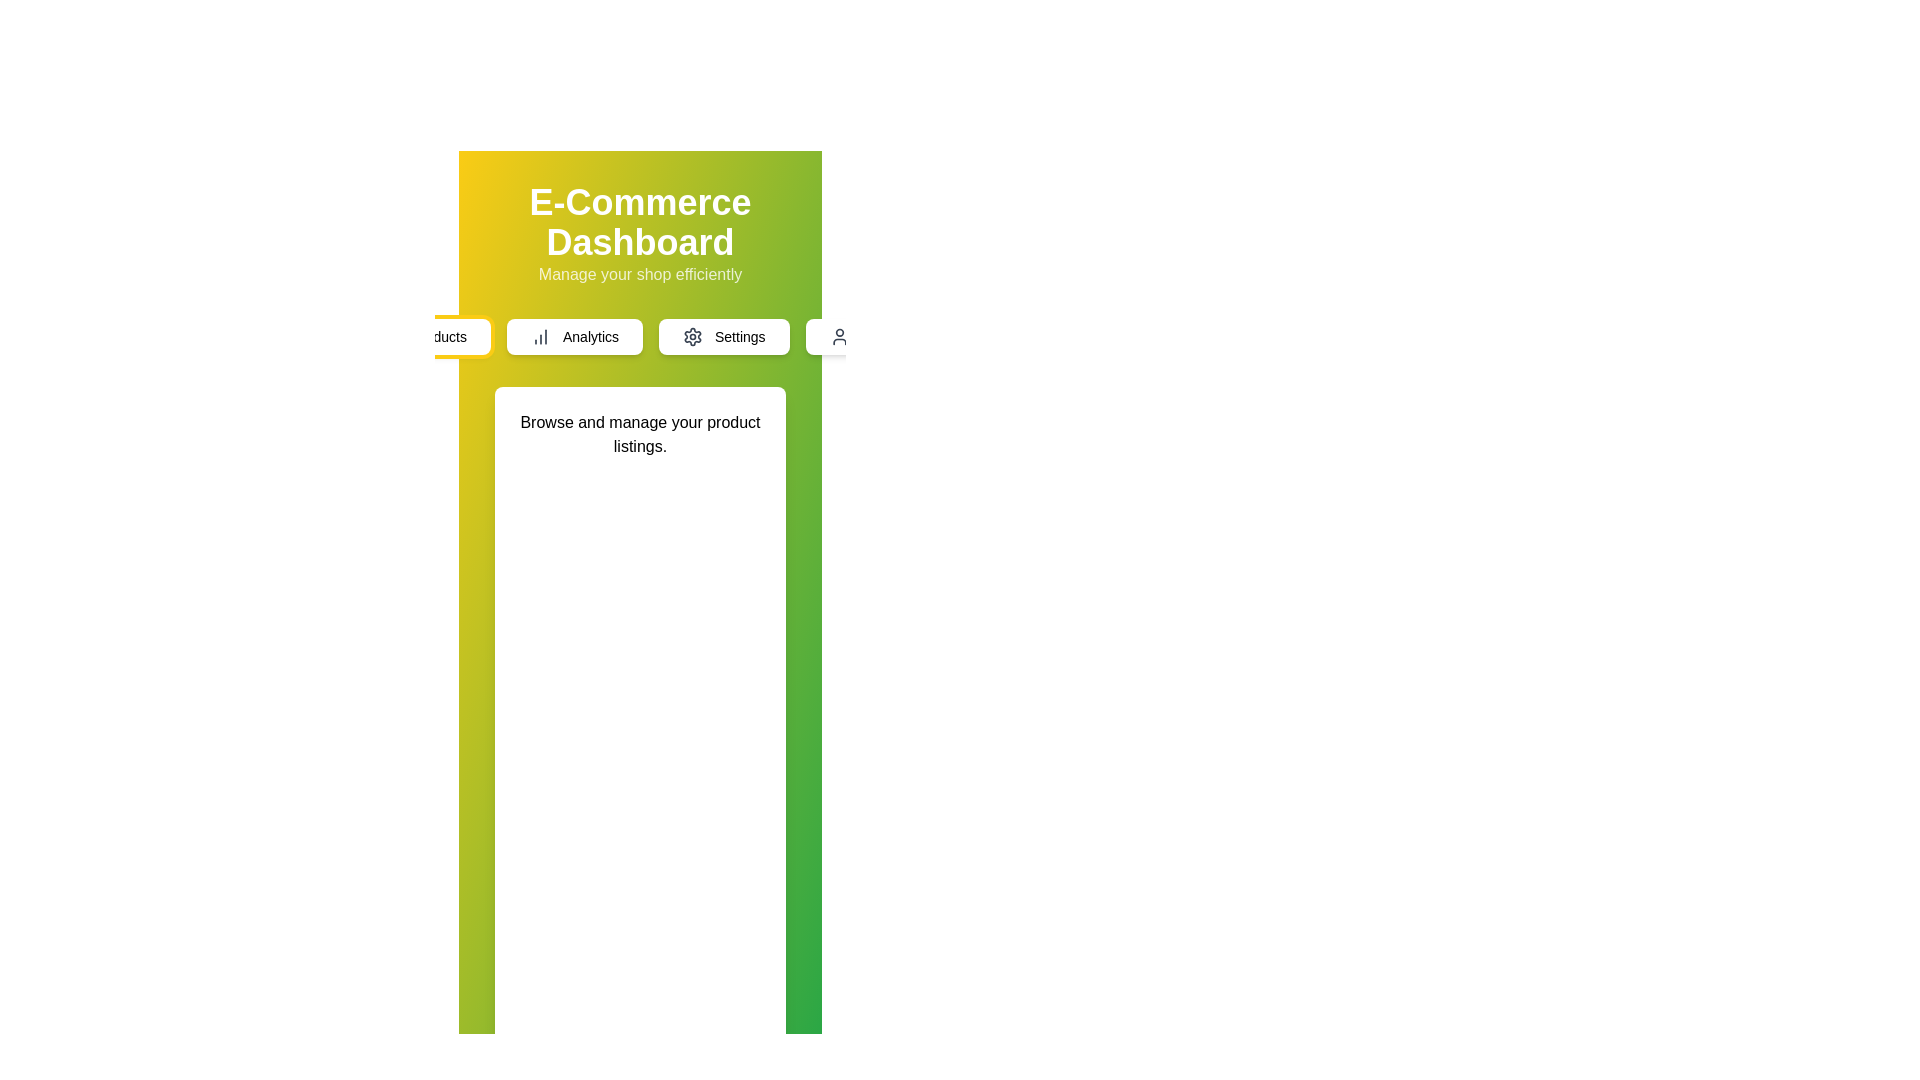  I want to click on the user profile icon, which is a small decorative outline of a person located within the 'Profile' button in the top-right section of the interface, so click(839, 335).